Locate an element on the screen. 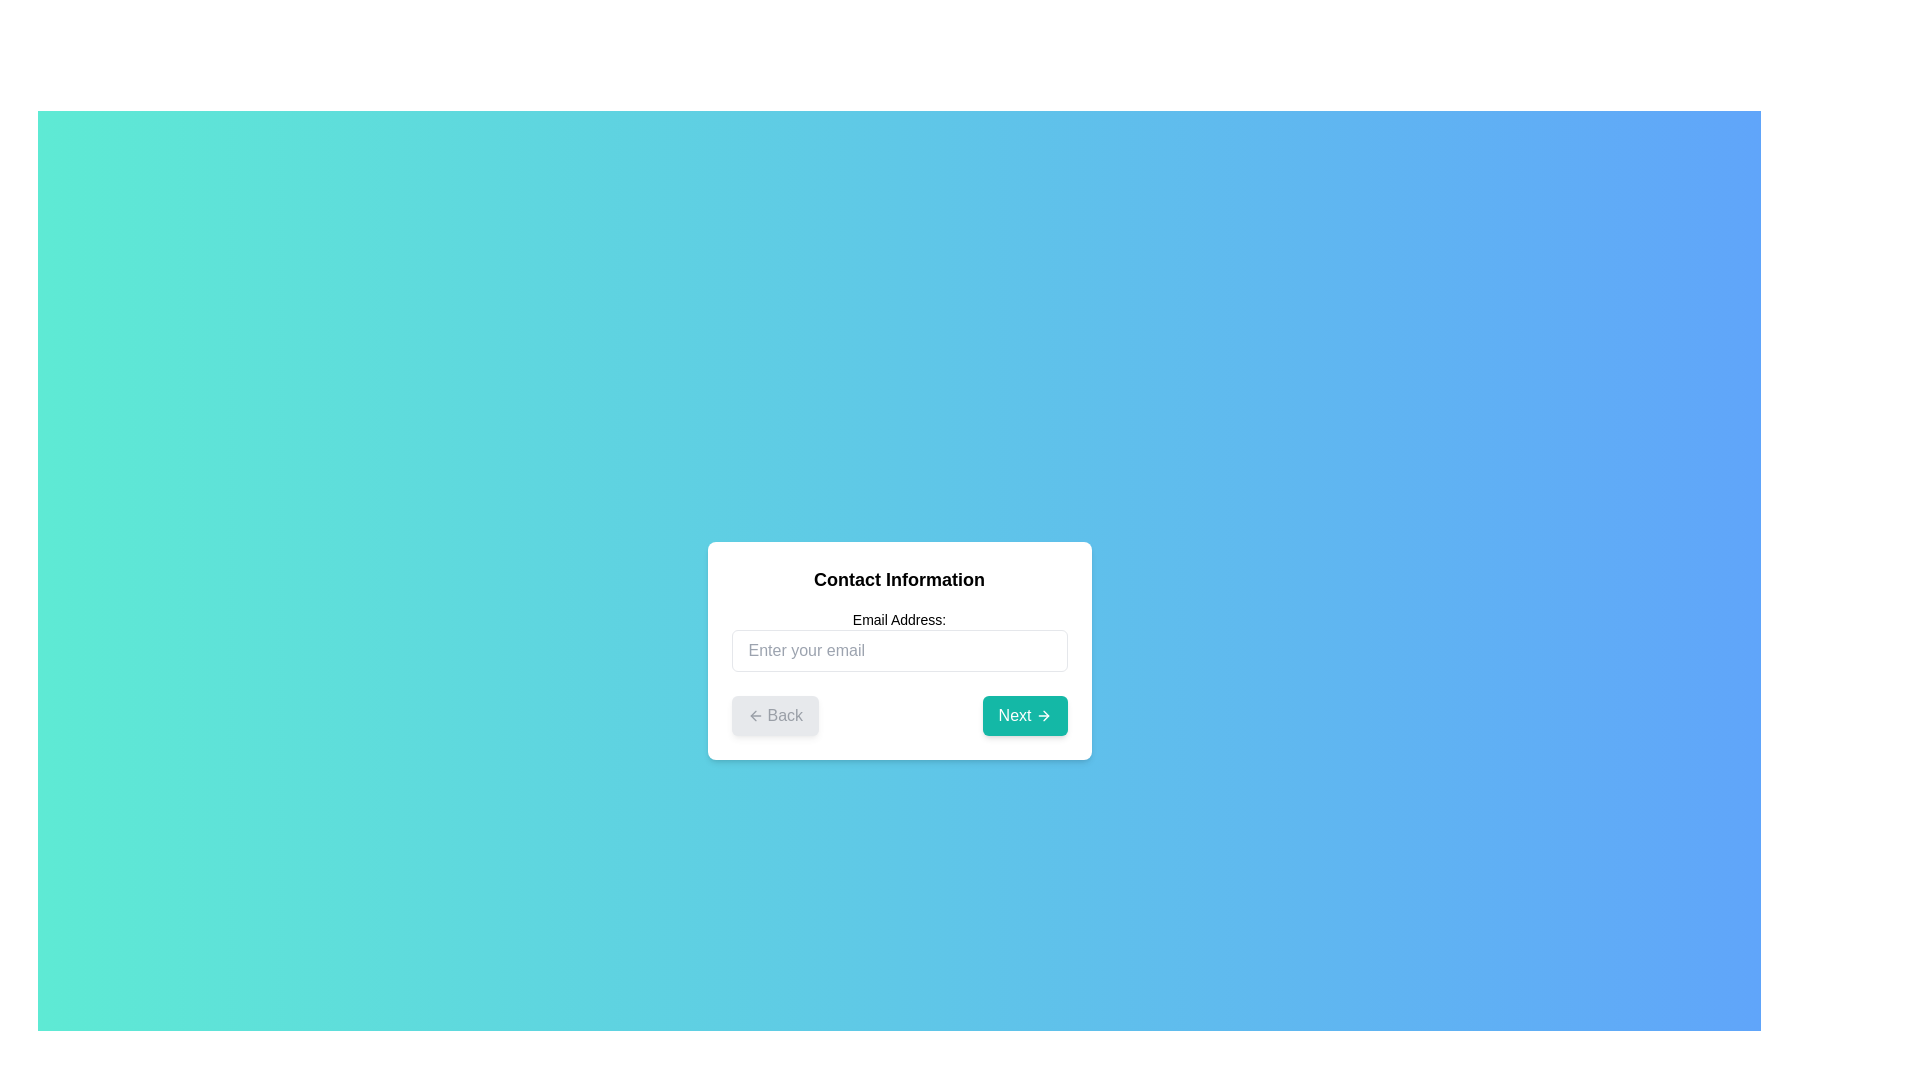 The width and height of the screenshot is (1920, 1080). the left-pointing arrow icon that is part of the 'Back' button, located at the bottom-left corner of the form area is located at coordinates (754, 715).